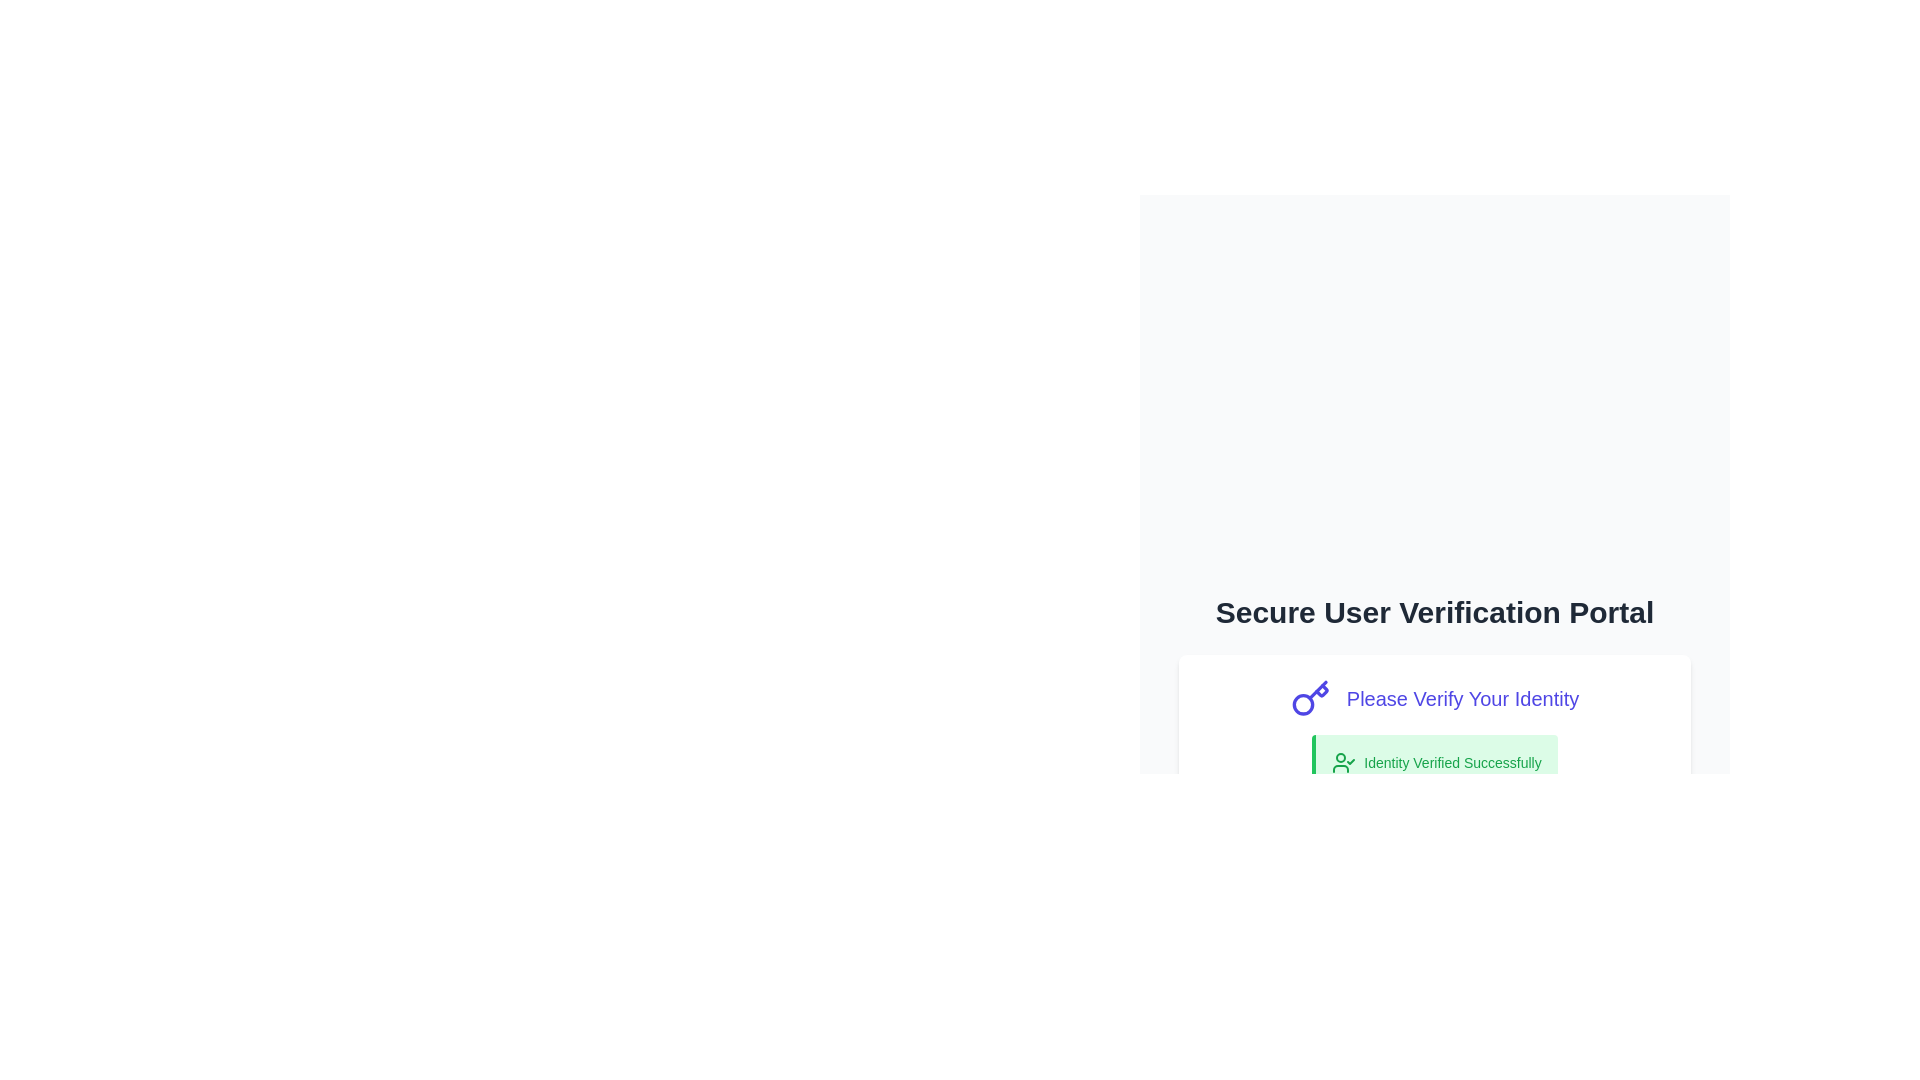 This screenshot has width=1920, height=1080. What do you see at coordinates (1434, 763) in the screenshot?
I see `the Banner notification that informs the user of successful identity verification, located centrally below the 'Please Verify Your Identity' text` at bounding box center [1434, 763].